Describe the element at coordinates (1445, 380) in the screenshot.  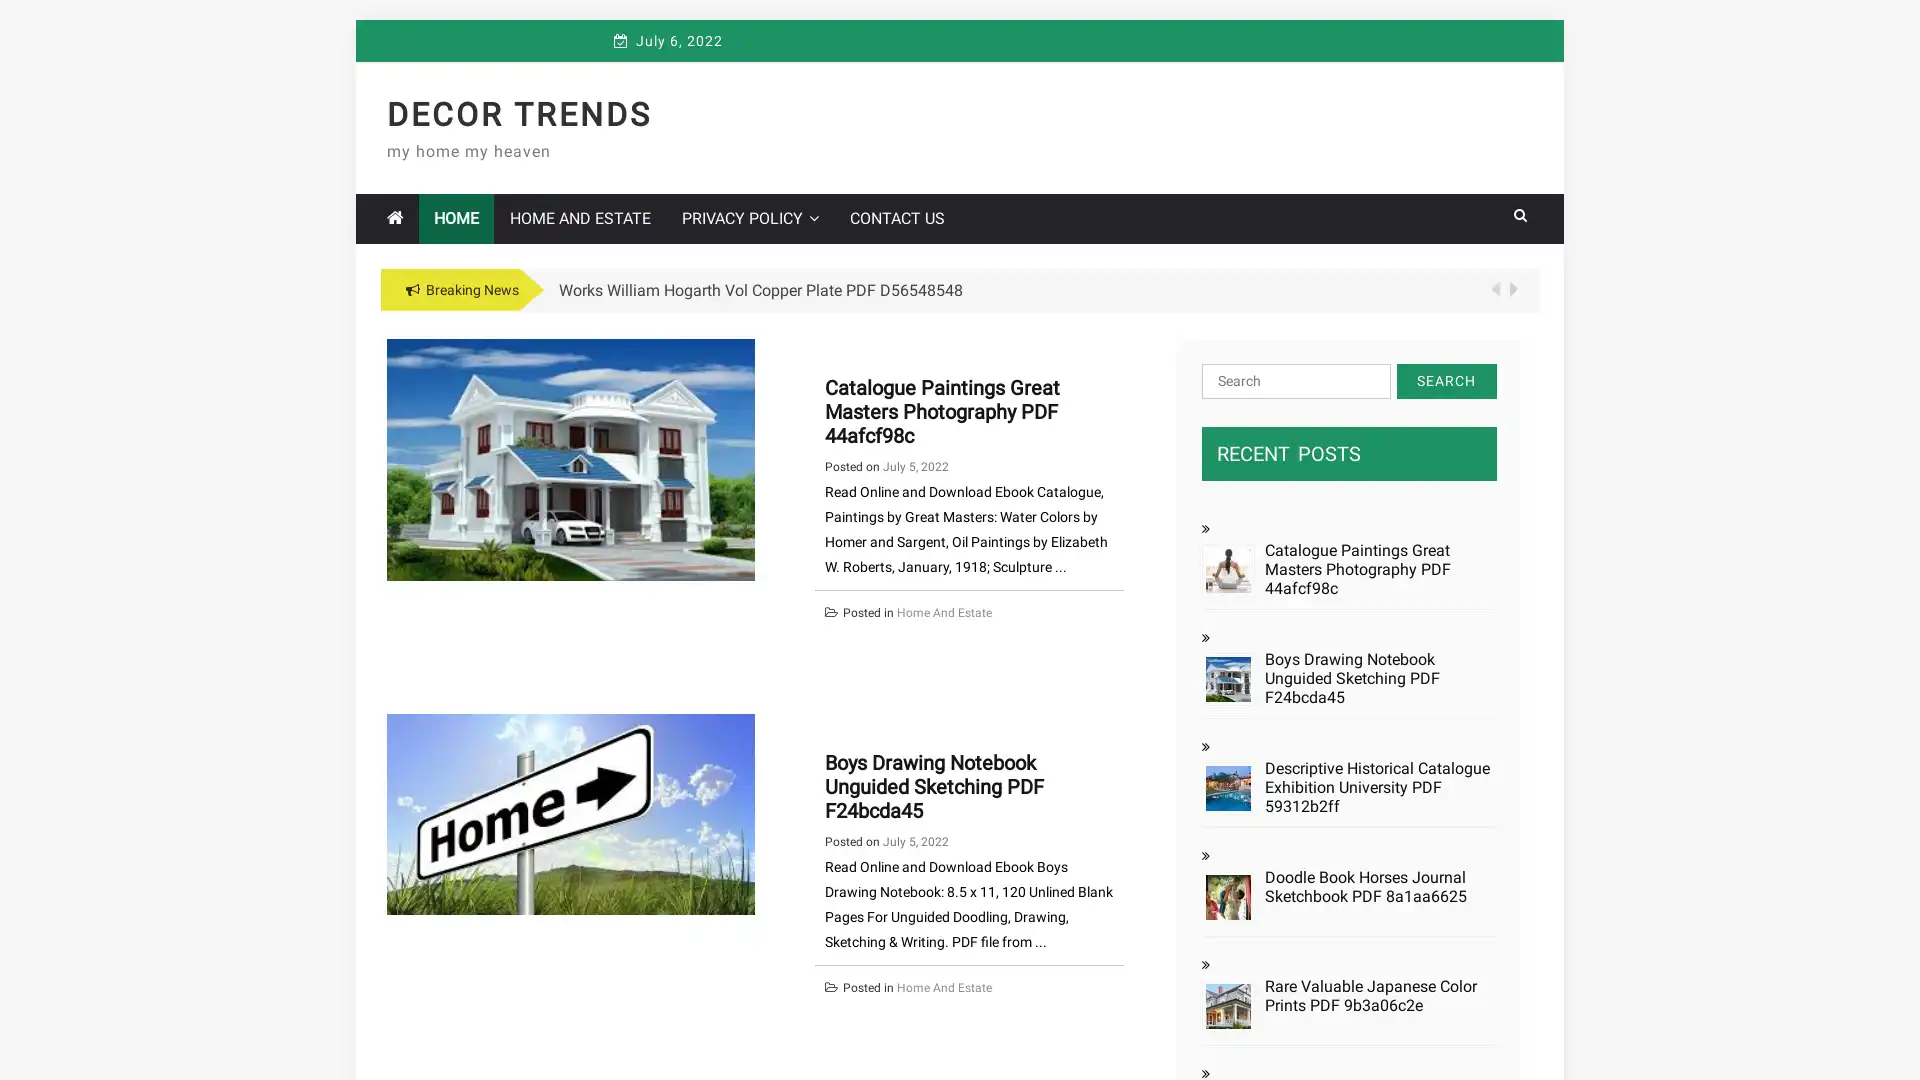
I see `Search` at that location.